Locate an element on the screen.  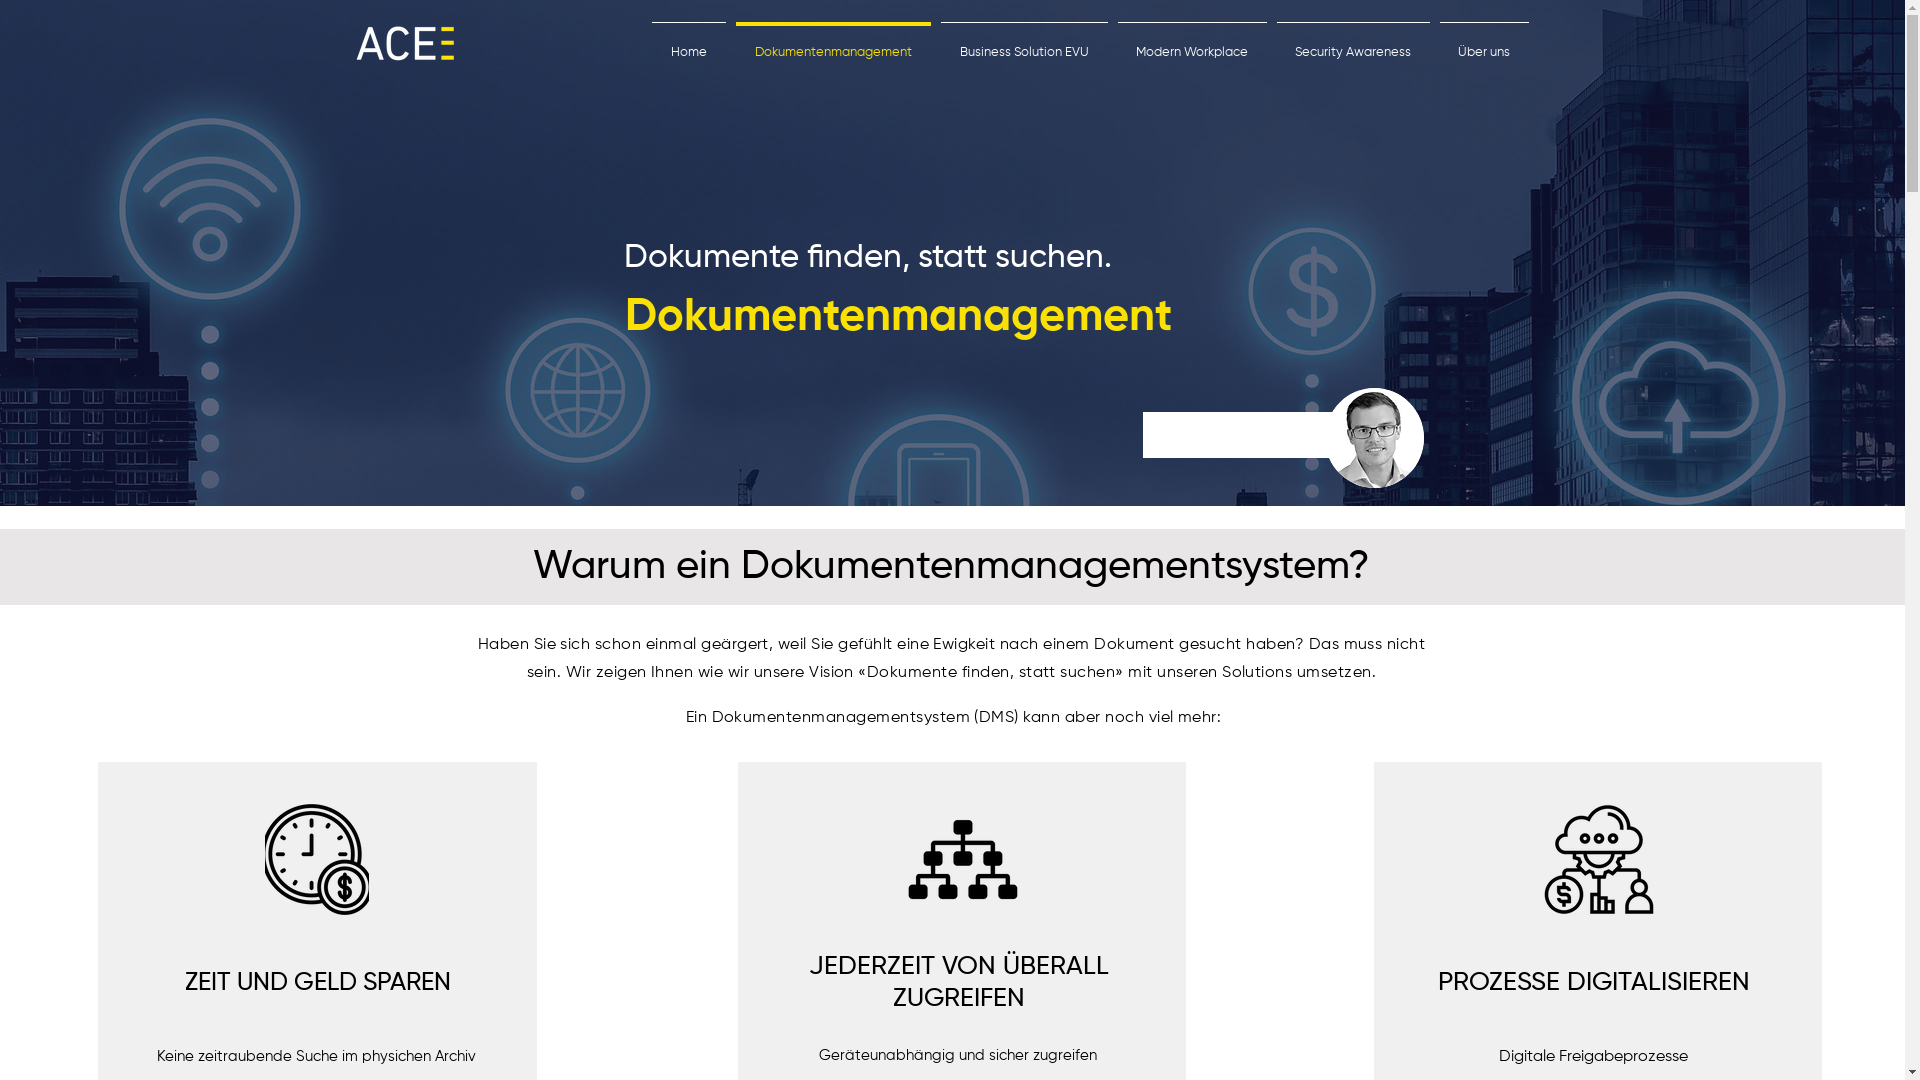
'Security Awareness' is located at coordinates (1271, 43).